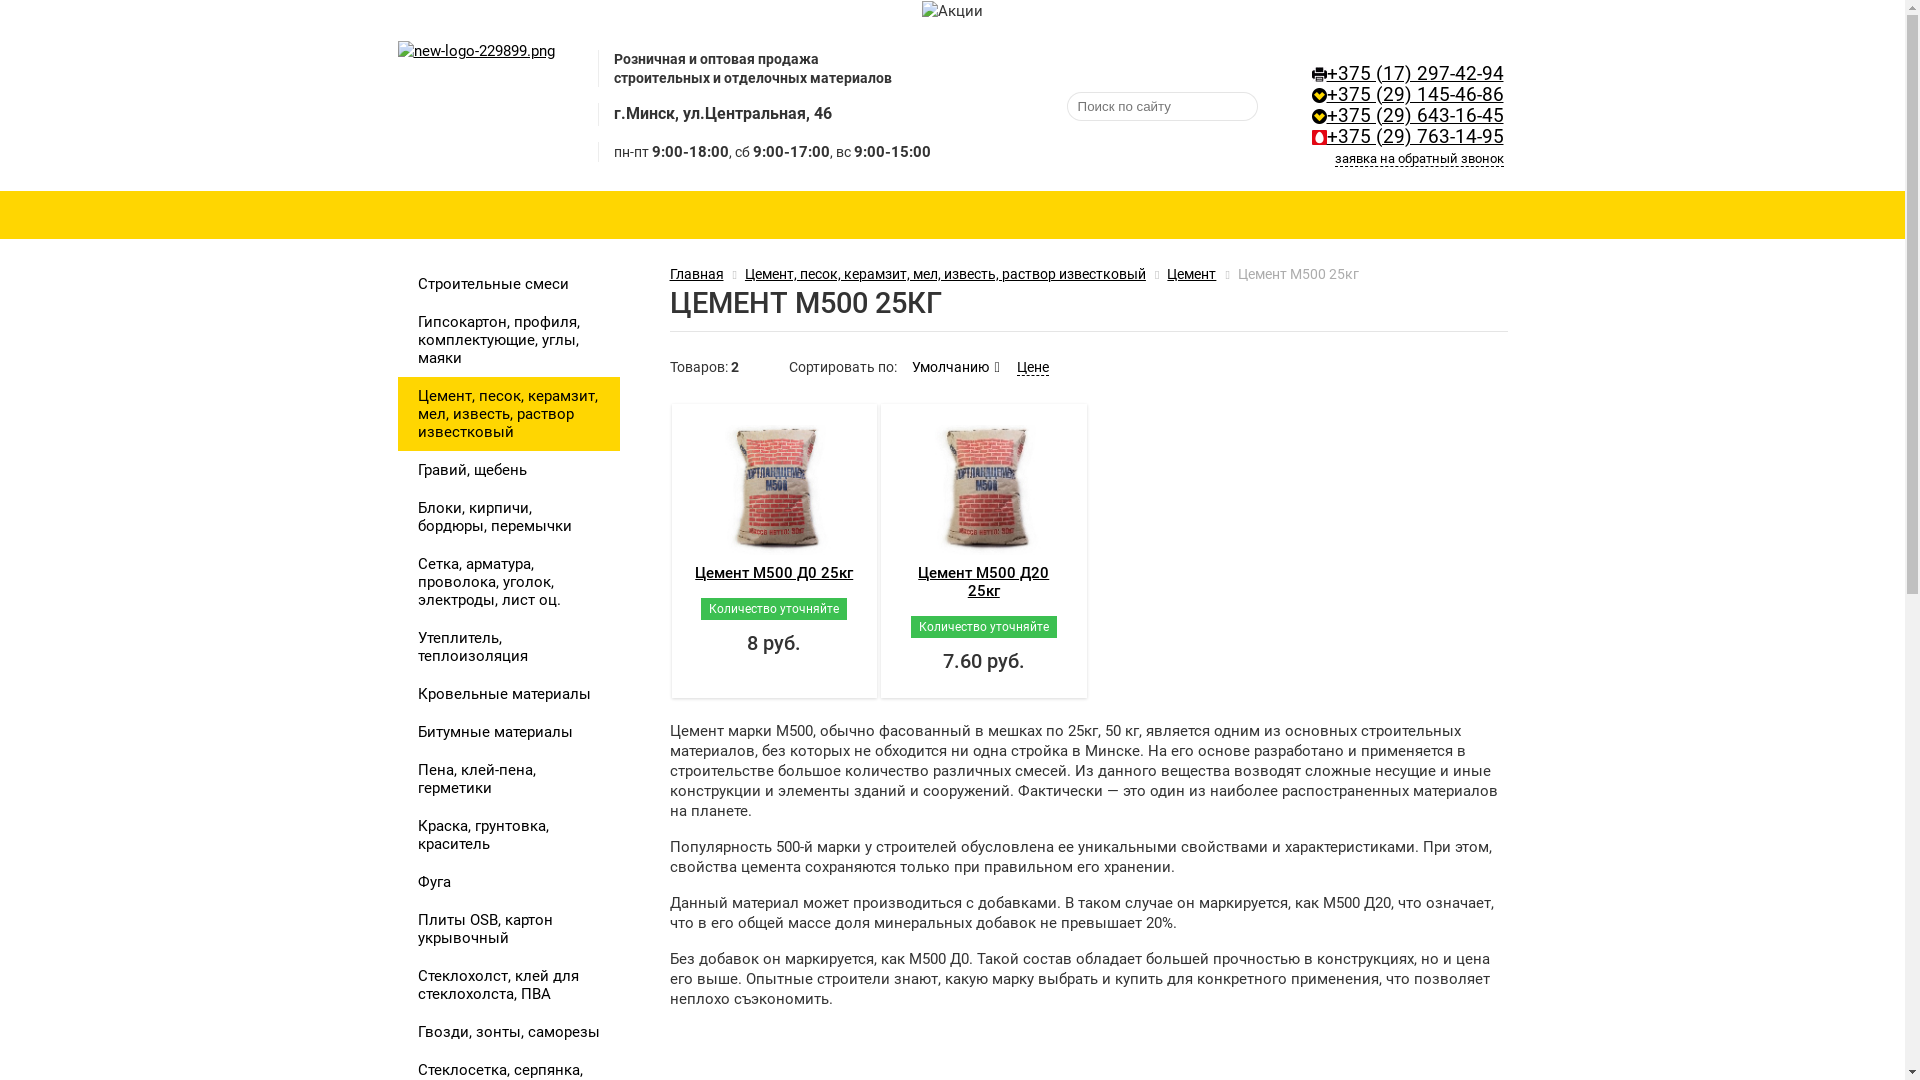  What do you see at coordinates (1319, 116) in the screenshot?
I see `'Velcom'` at bounding box center [1319, 116].